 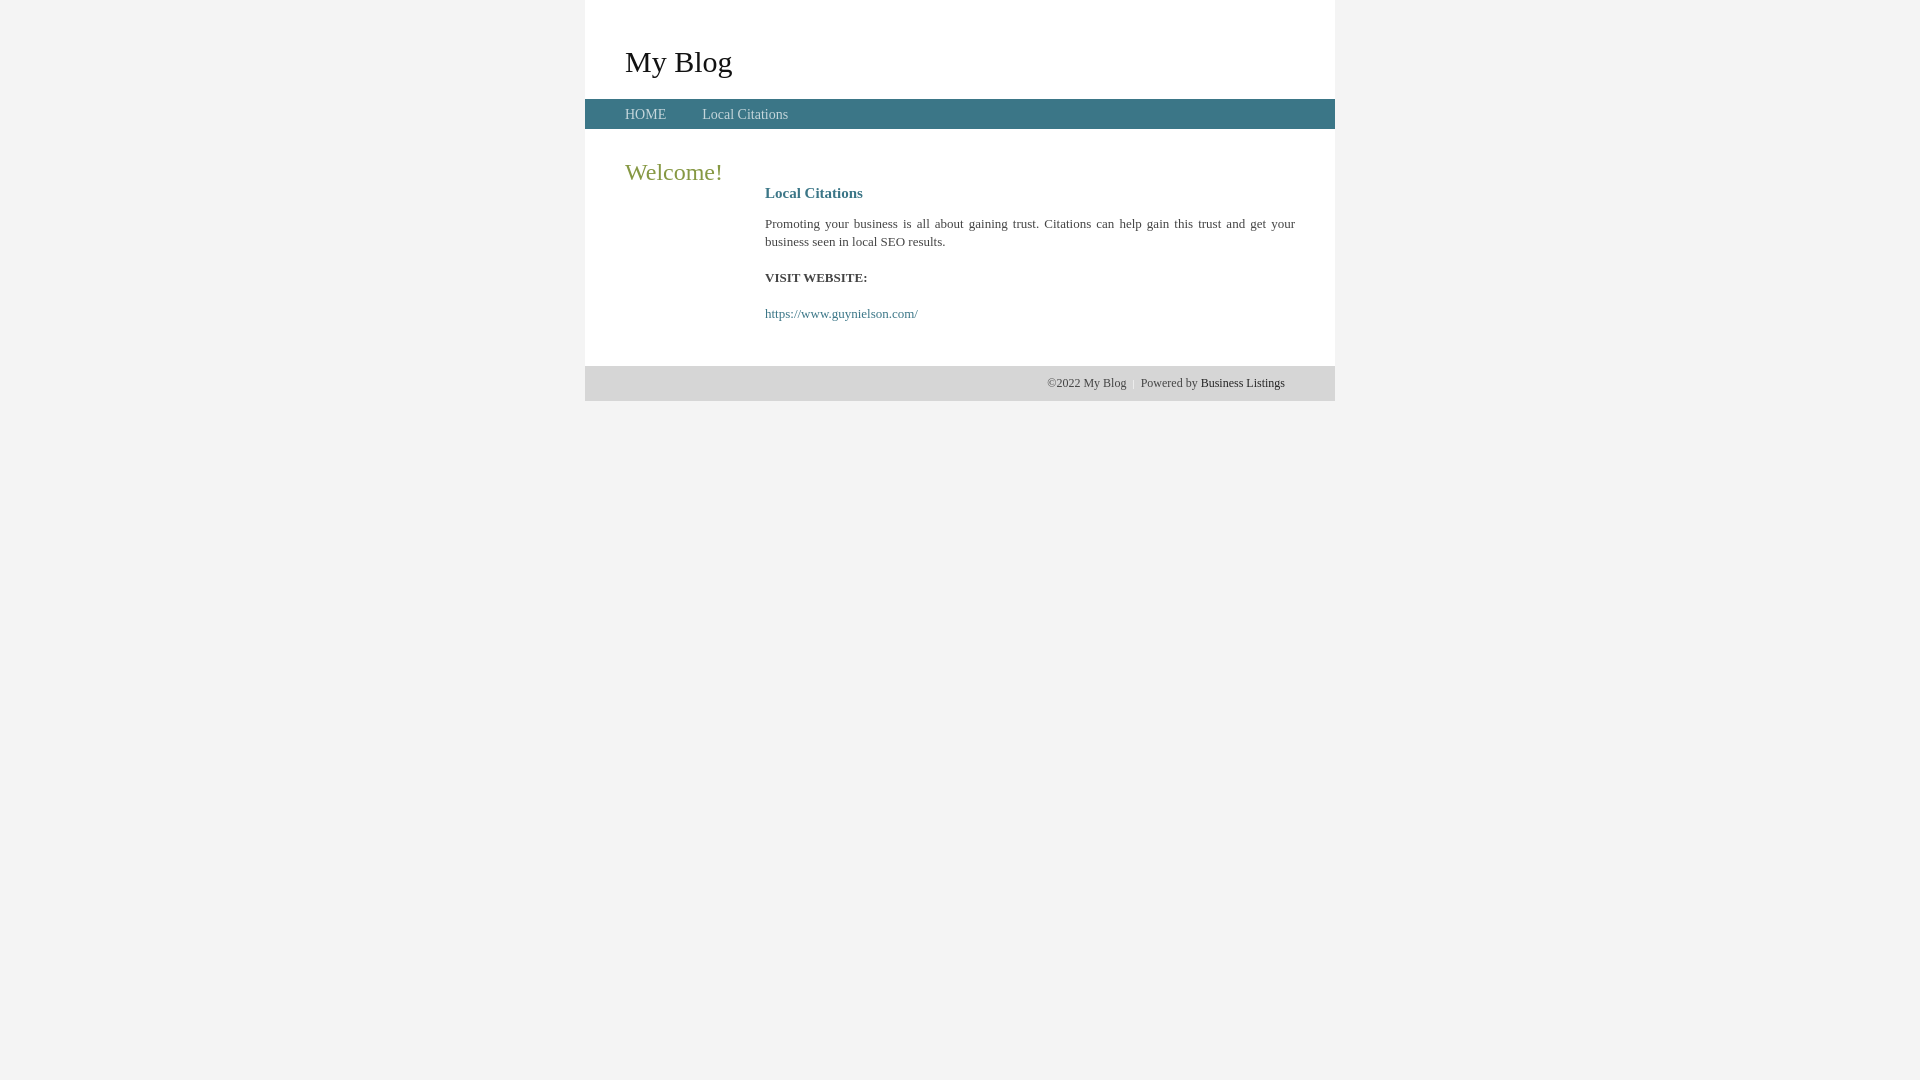 What do you see at coordinates (841, 313) in the screenshot?
I see `'https://www.guynielson.com/'` at bounding box center [841, 313].